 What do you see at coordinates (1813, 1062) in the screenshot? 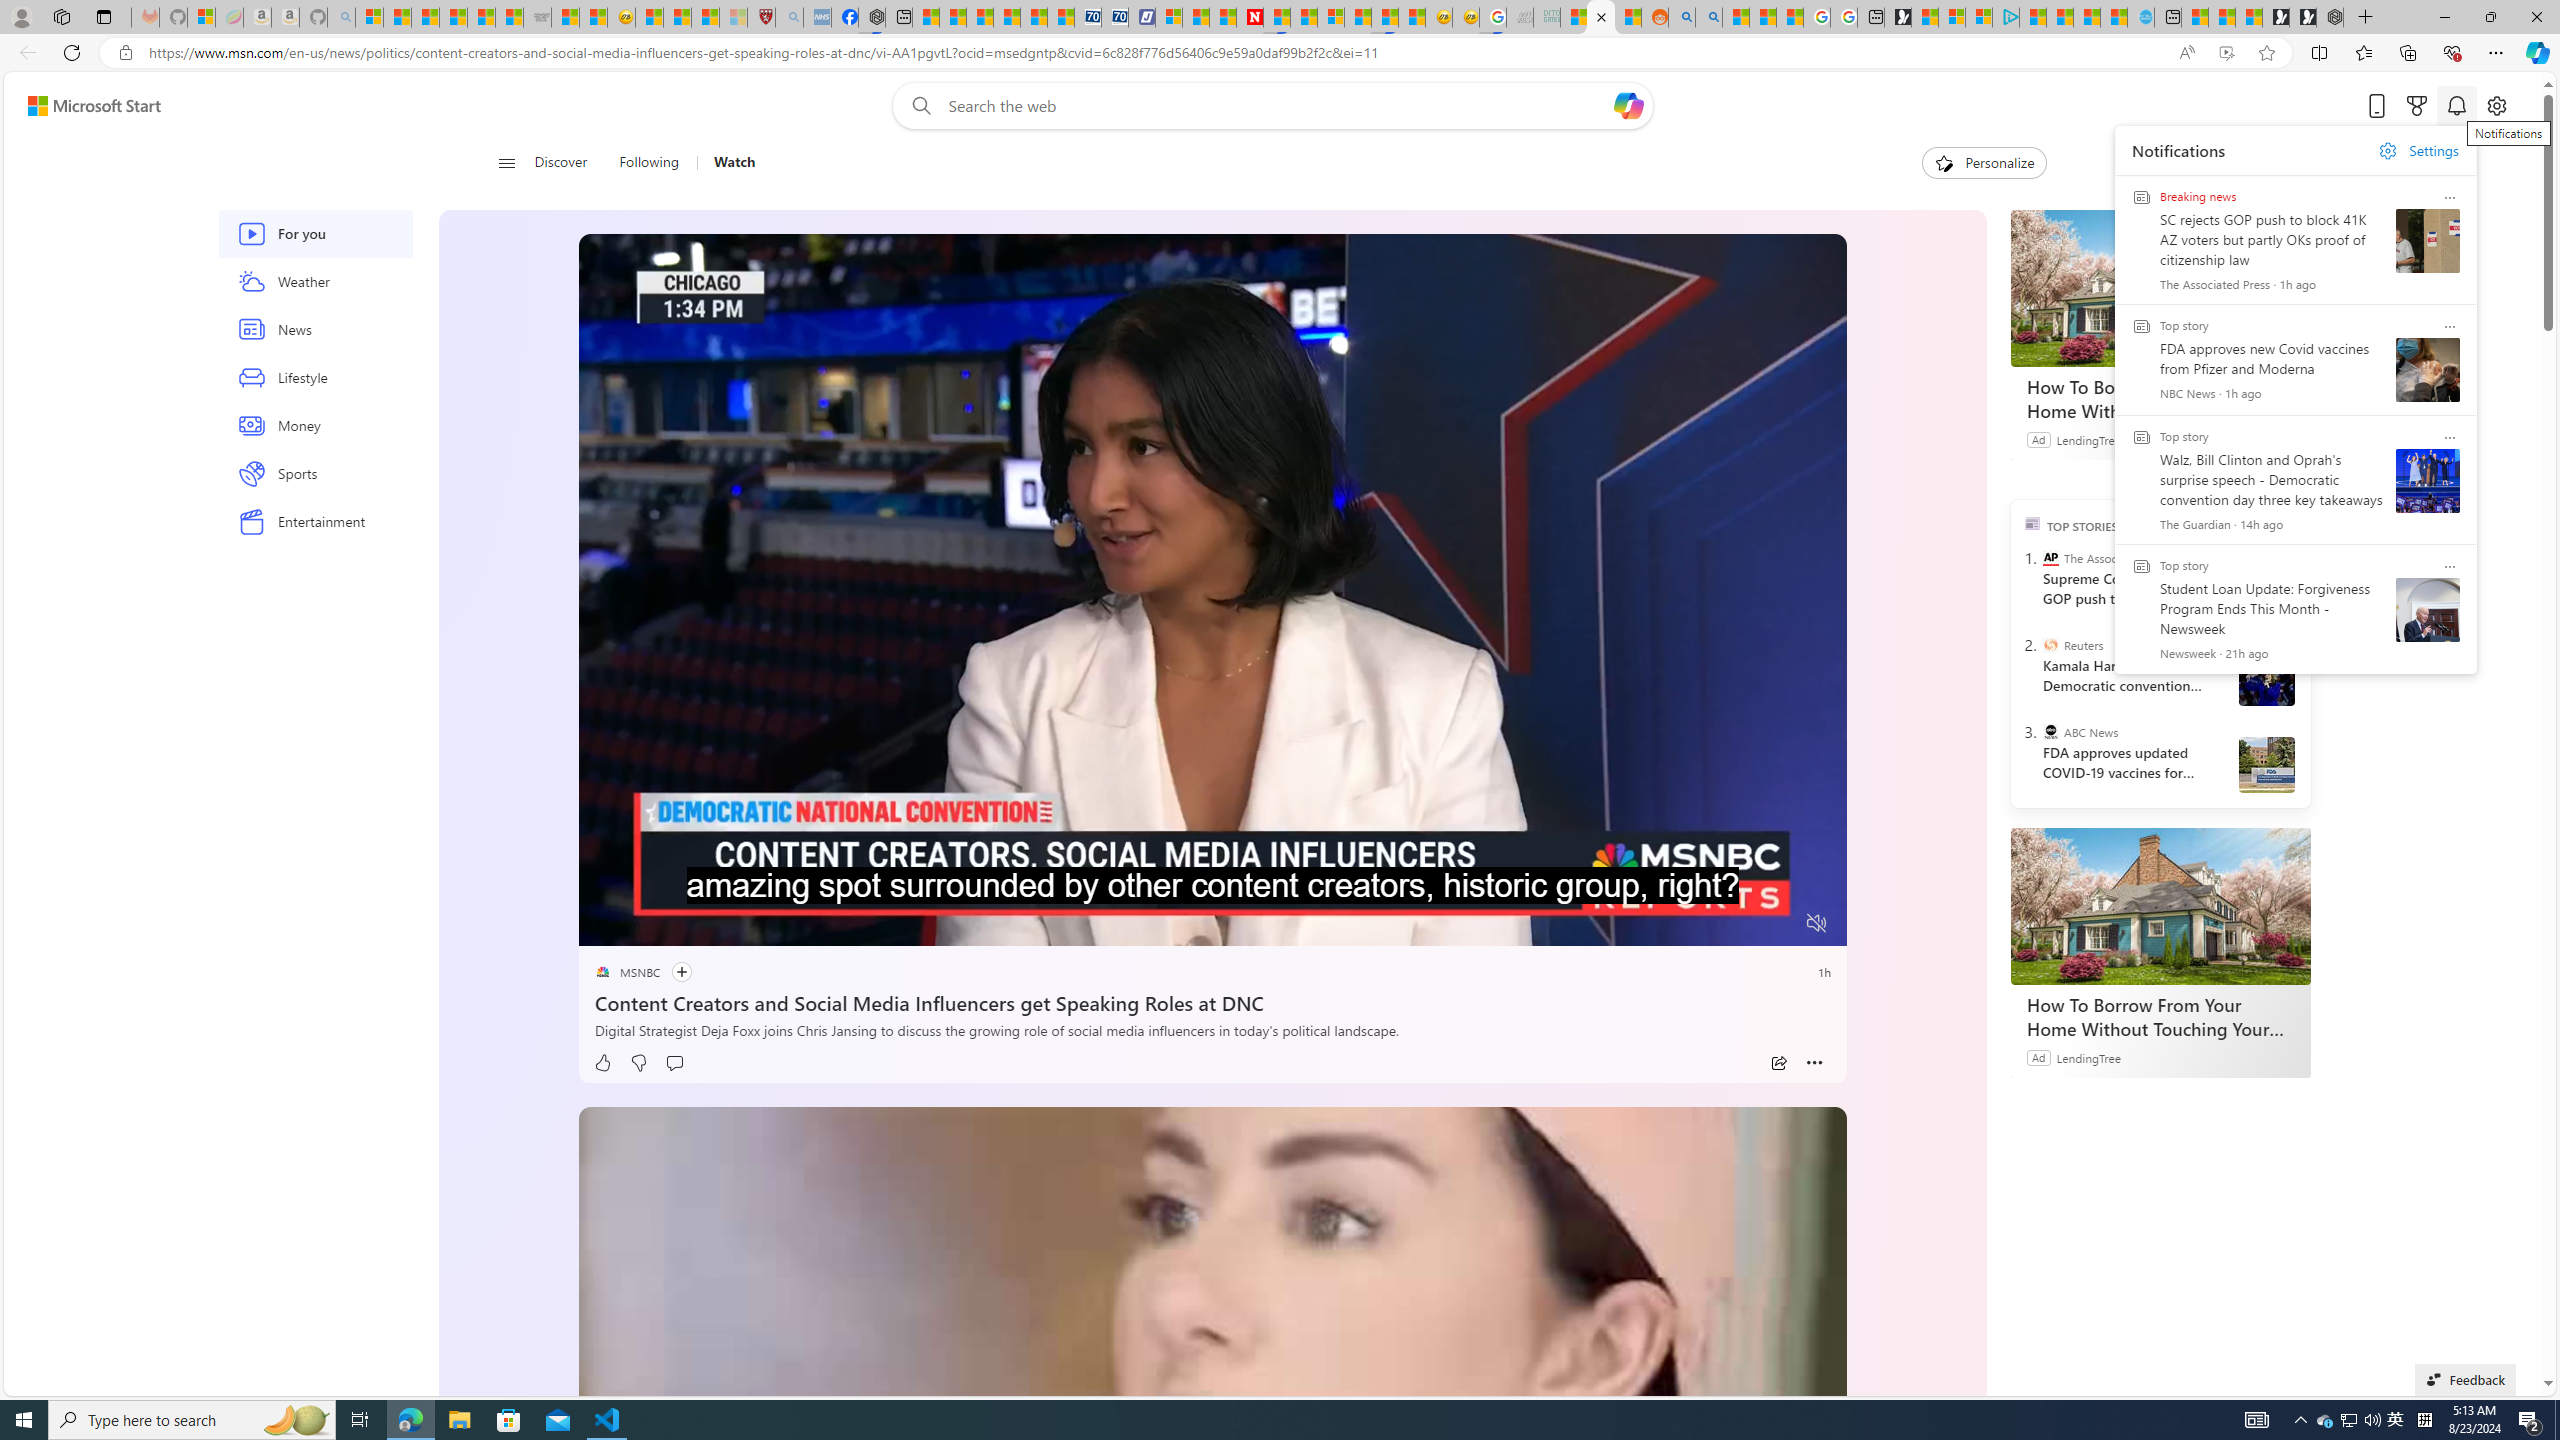
I see `'Class: at-item inline-watch'` at bounding box center [1813, 1062].